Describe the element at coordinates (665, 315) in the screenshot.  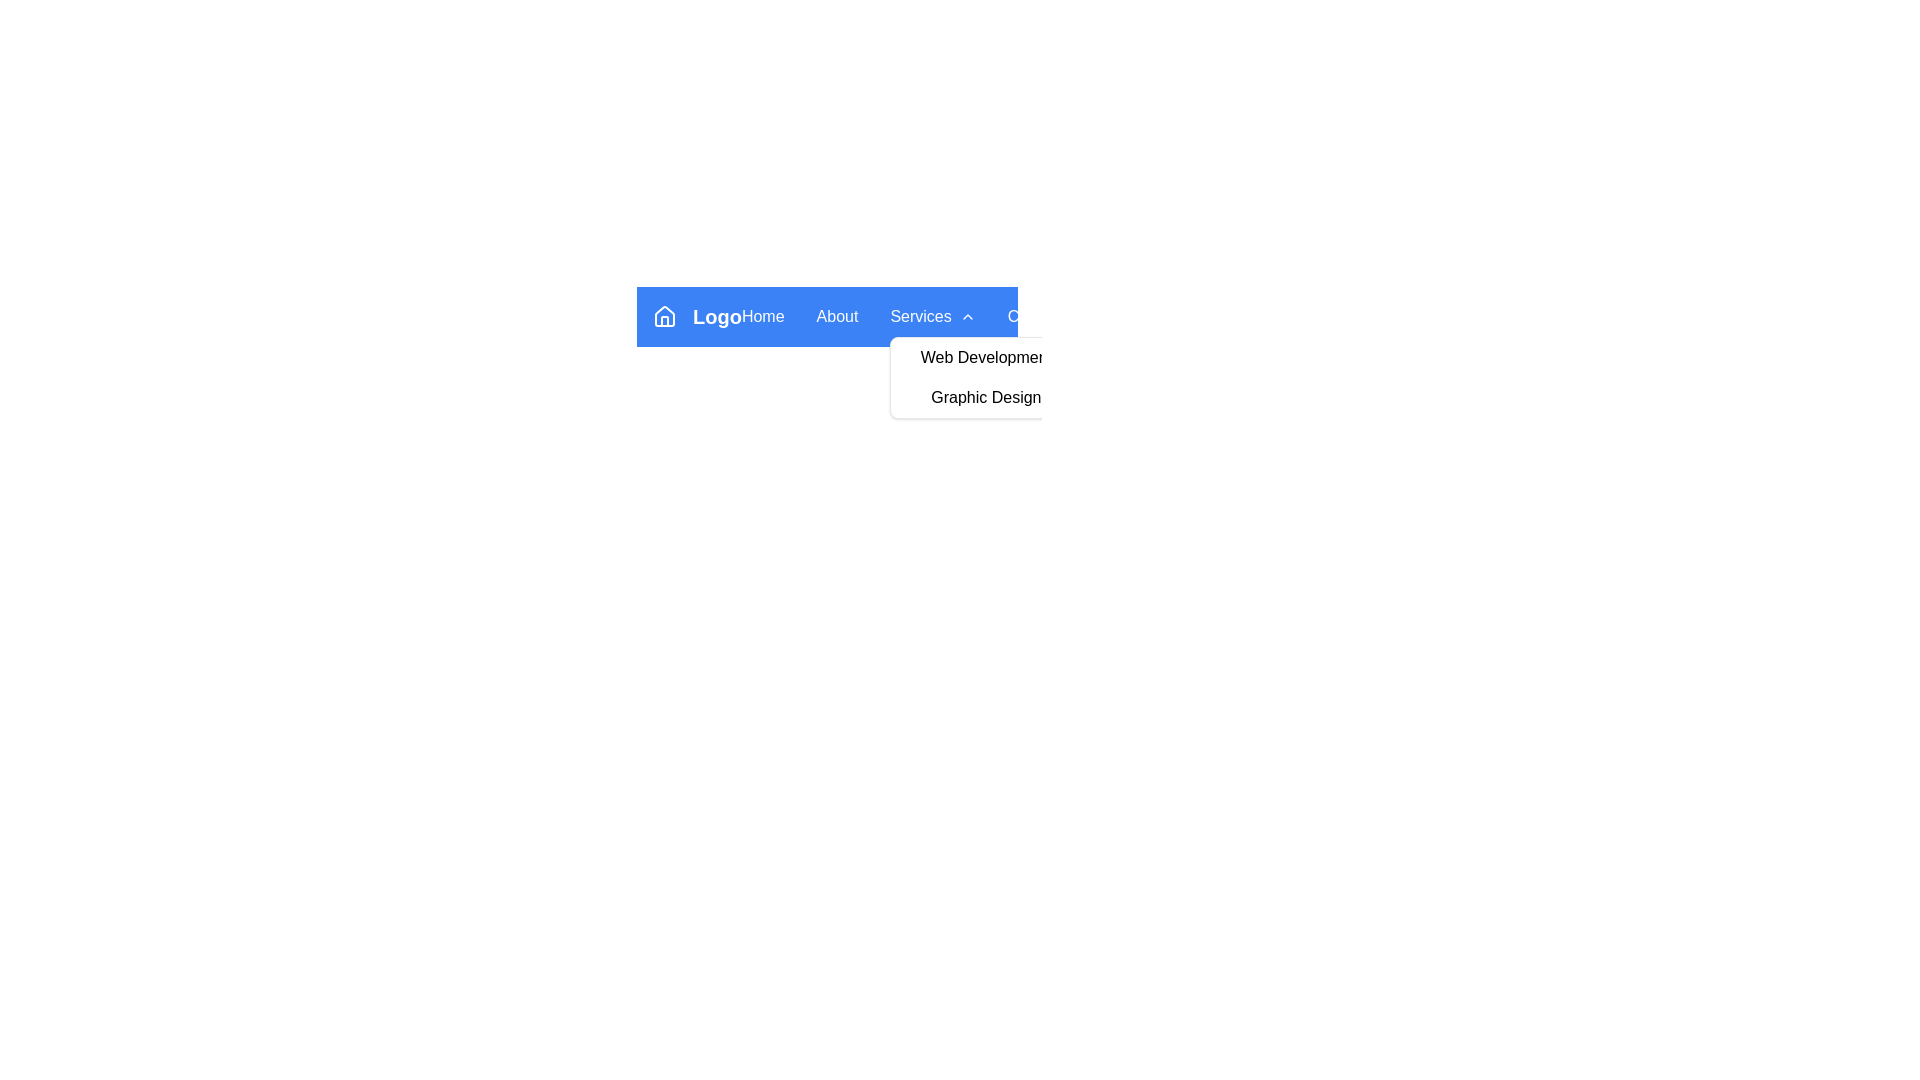
I see `the 'home' icon located on the leftmost side of the navigation bar` at that location.